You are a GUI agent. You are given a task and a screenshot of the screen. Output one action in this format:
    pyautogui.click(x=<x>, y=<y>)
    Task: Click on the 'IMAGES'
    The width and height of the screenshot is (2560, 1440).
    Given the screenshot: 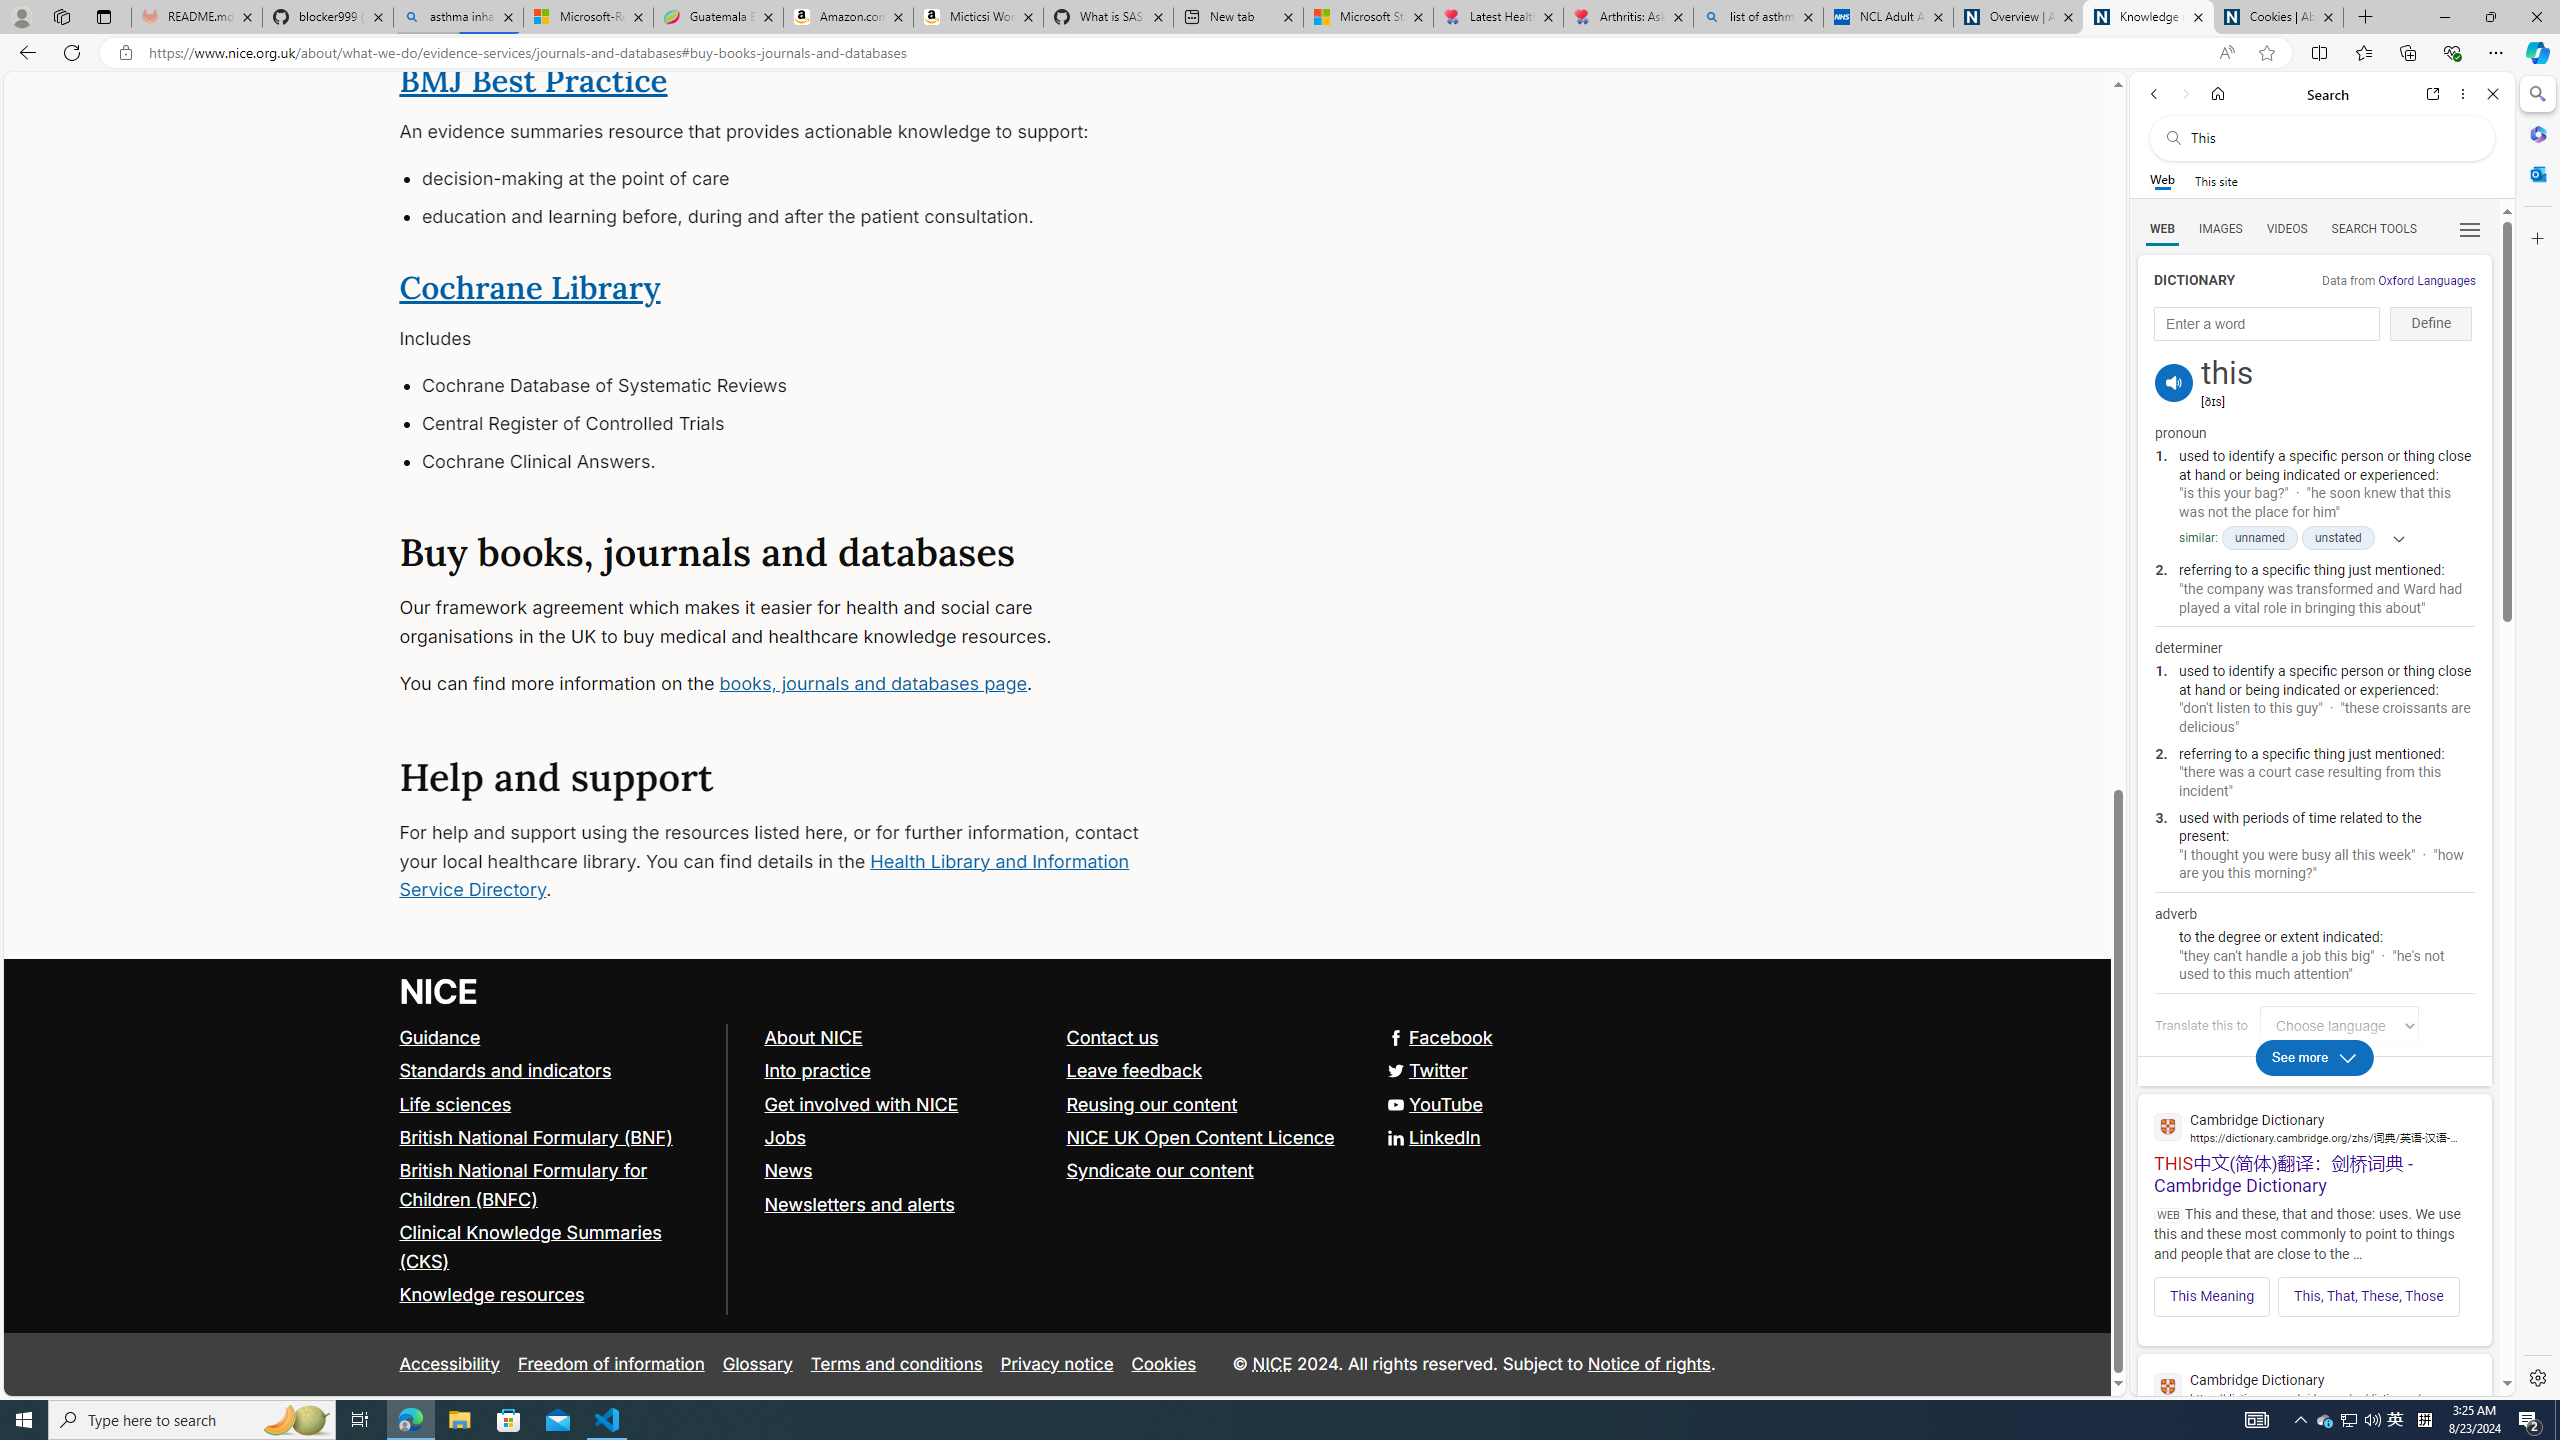 What is the action you would take?
    pyautogui.click(x=2219, y=229)
    